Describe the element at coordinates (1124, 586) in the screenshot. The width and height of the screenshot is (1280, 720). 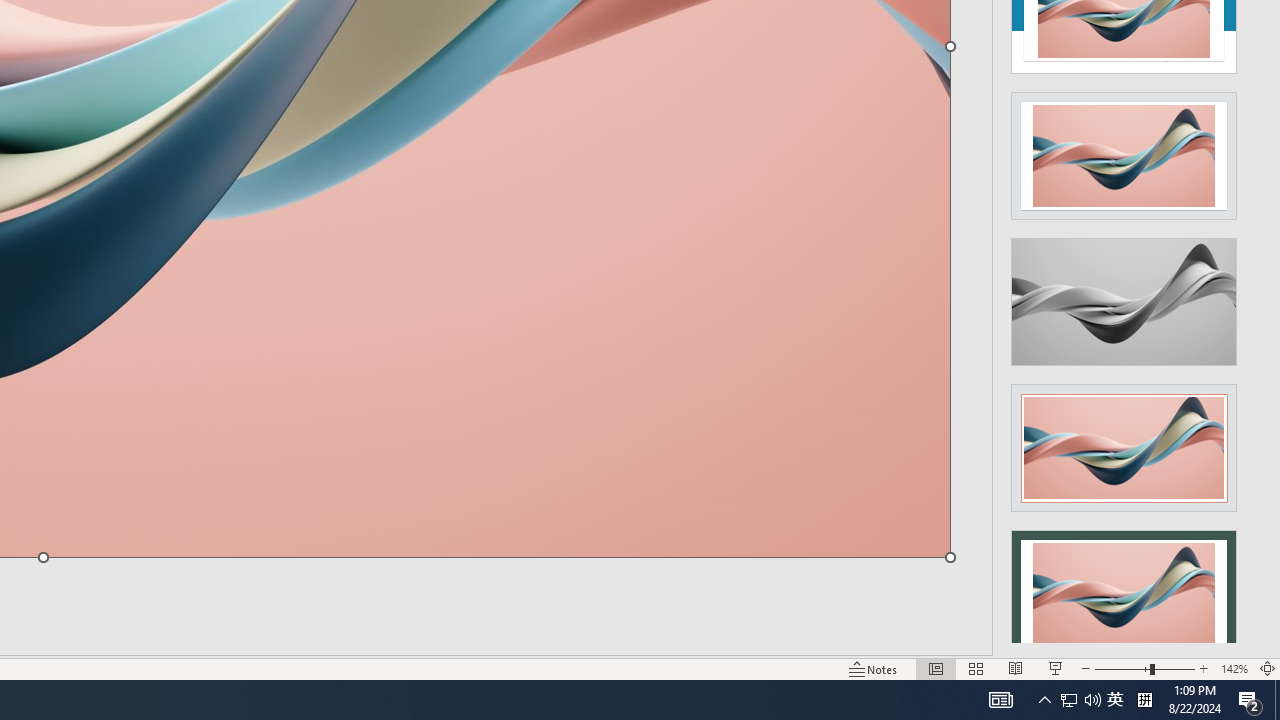
I see `'Design Idea'` at that location.